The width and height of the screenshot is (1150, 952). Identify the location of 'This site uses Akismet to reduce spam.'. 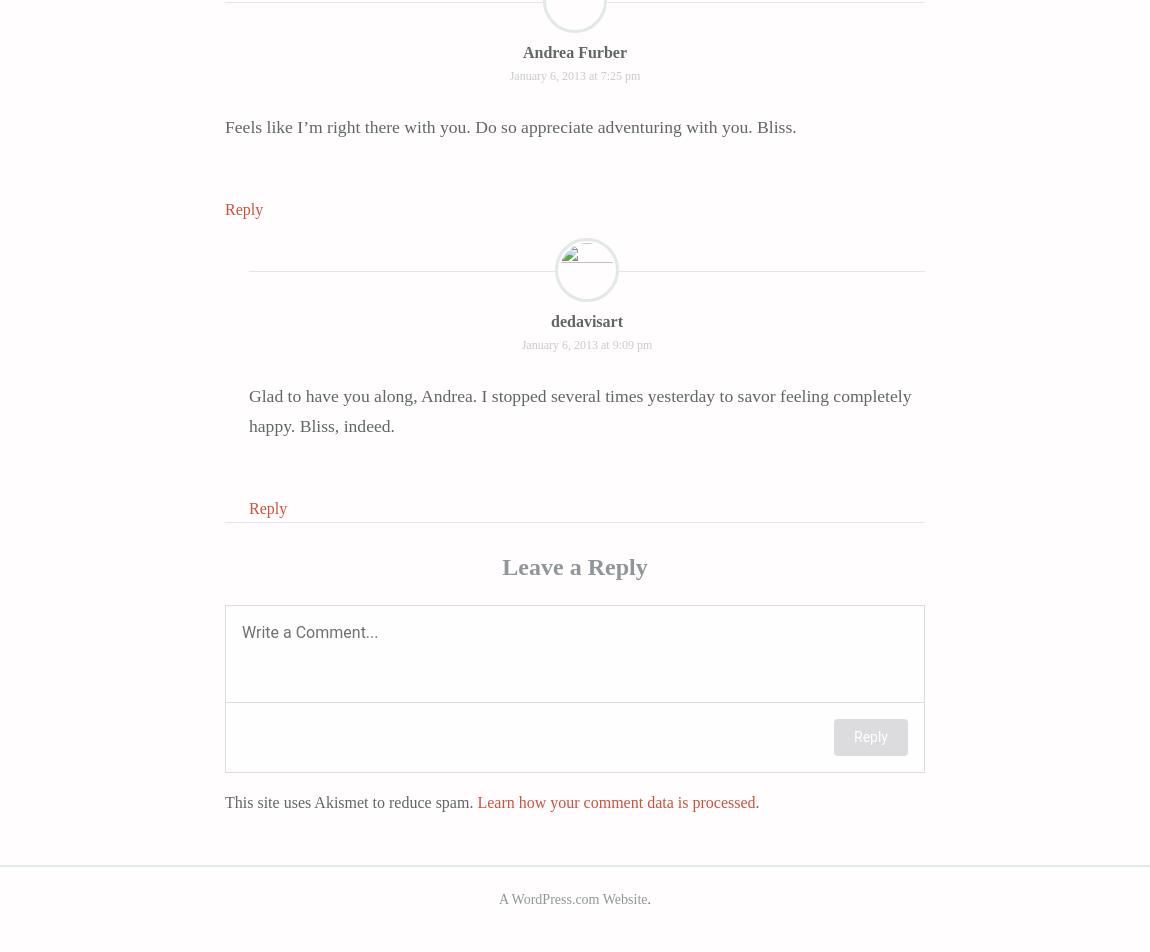
(350, 802).